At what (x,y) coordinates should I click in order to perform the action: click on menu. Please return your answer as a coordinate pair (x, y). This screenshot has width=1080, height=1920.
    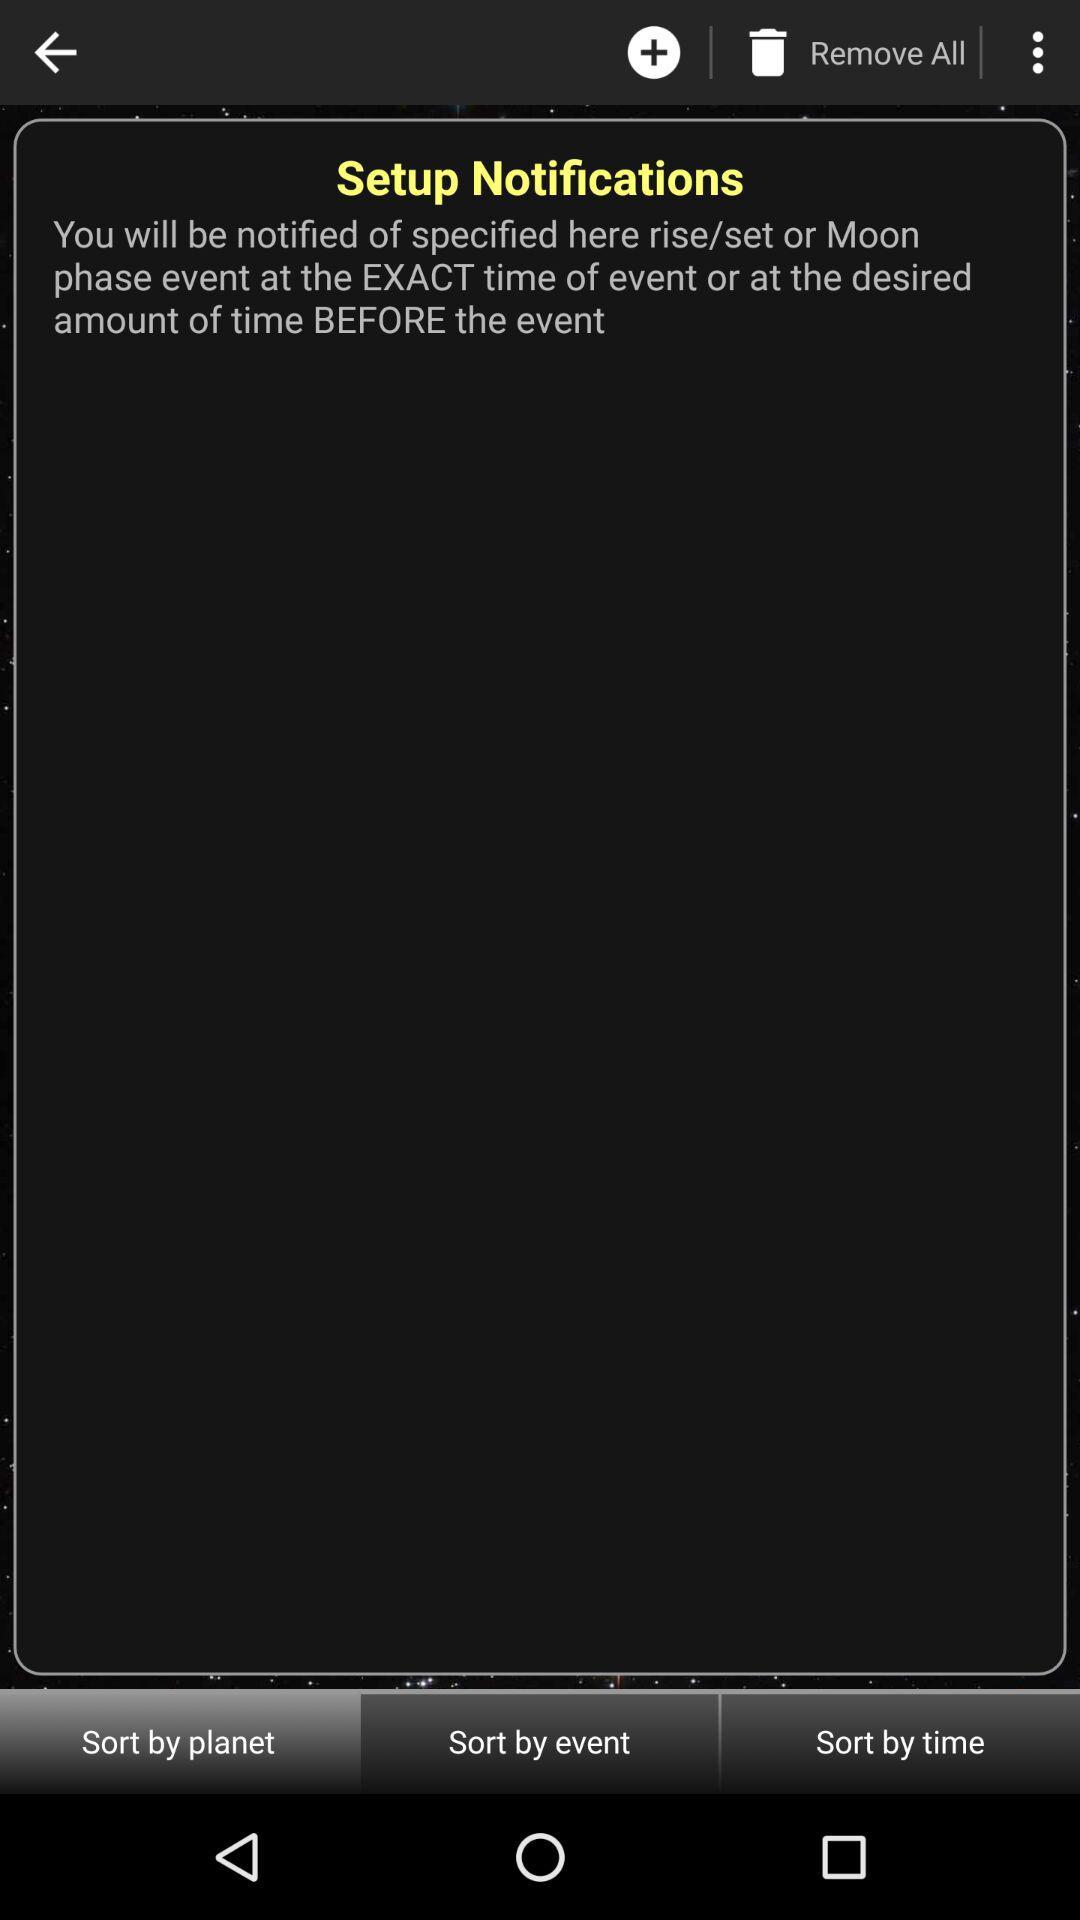
    Looking at the image, I should click on (1036, 52).